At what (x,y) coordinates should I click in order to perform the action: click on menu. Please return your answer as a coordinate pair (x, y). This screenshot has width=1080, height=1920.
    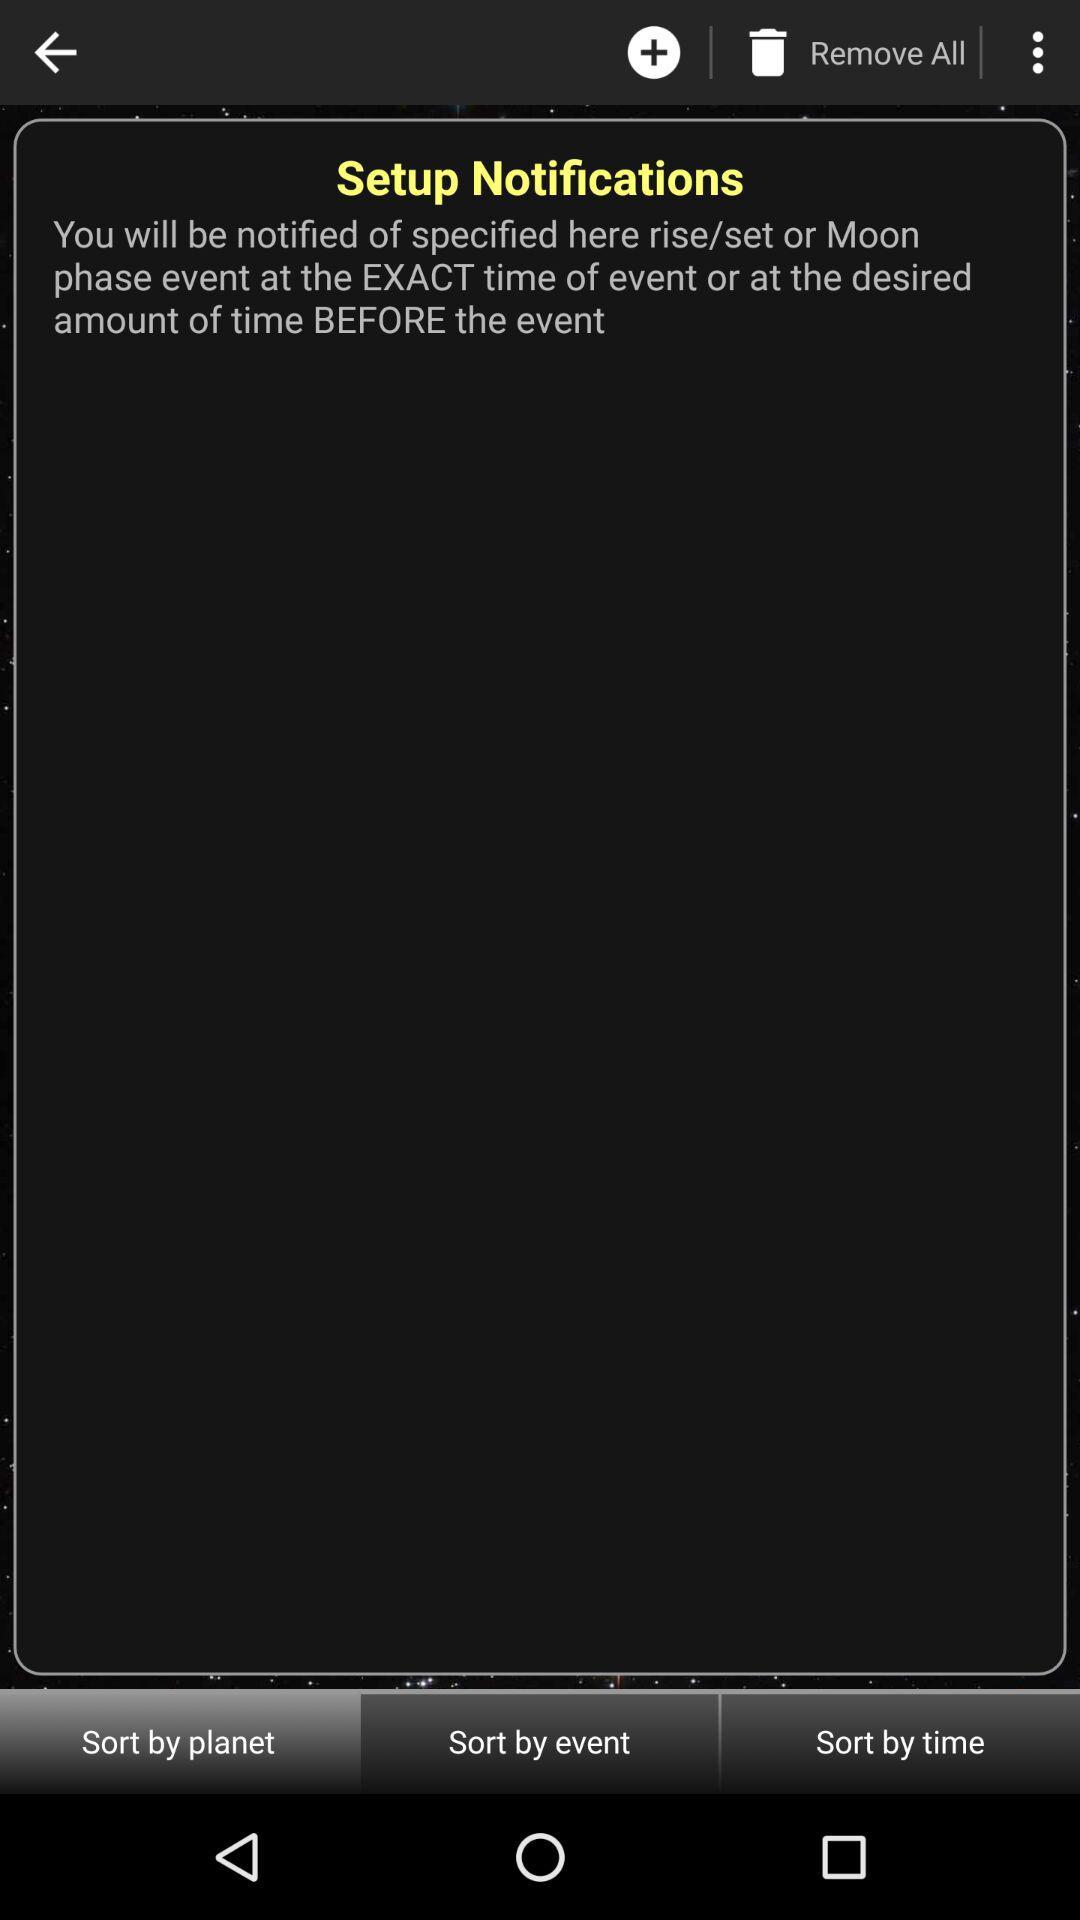
    Looking at the image, I should click on (1036, 52).